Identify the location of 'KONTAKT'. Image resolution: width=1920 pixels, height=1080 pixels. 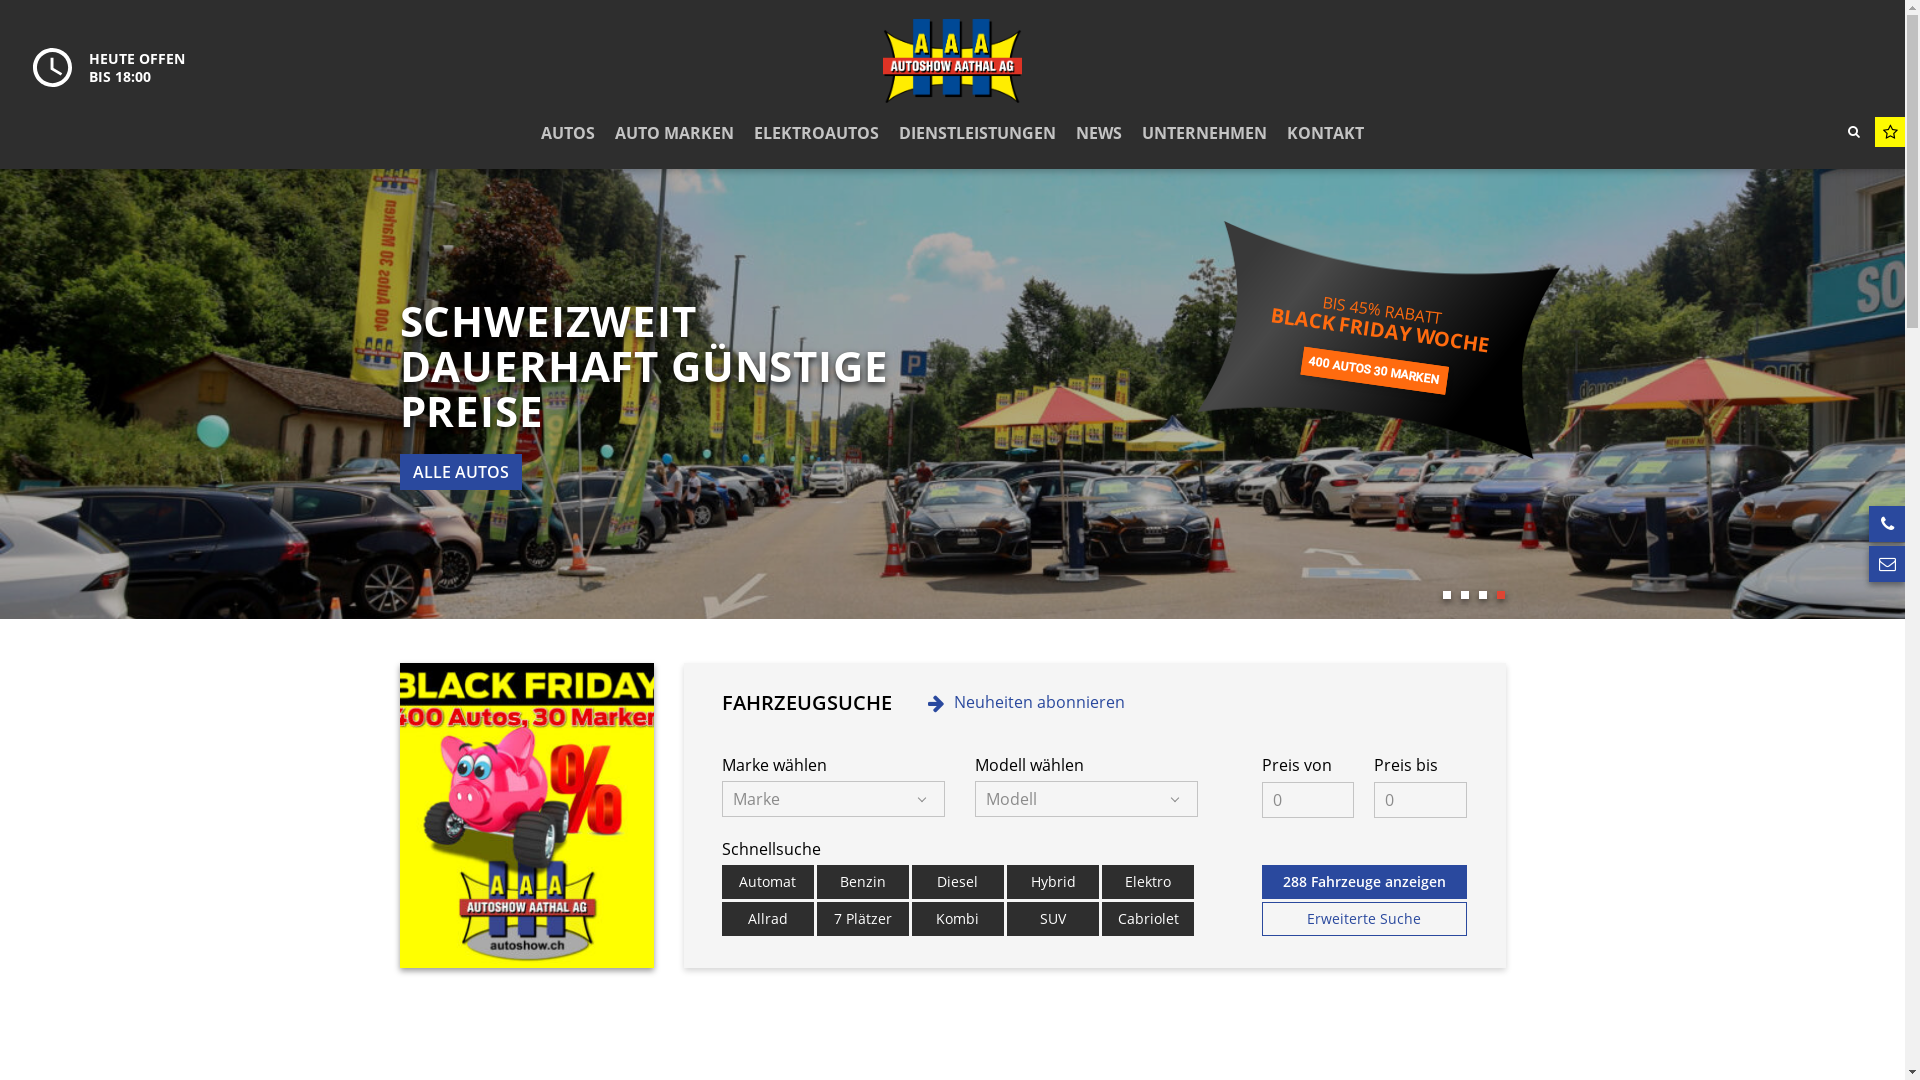
(1325, 133).